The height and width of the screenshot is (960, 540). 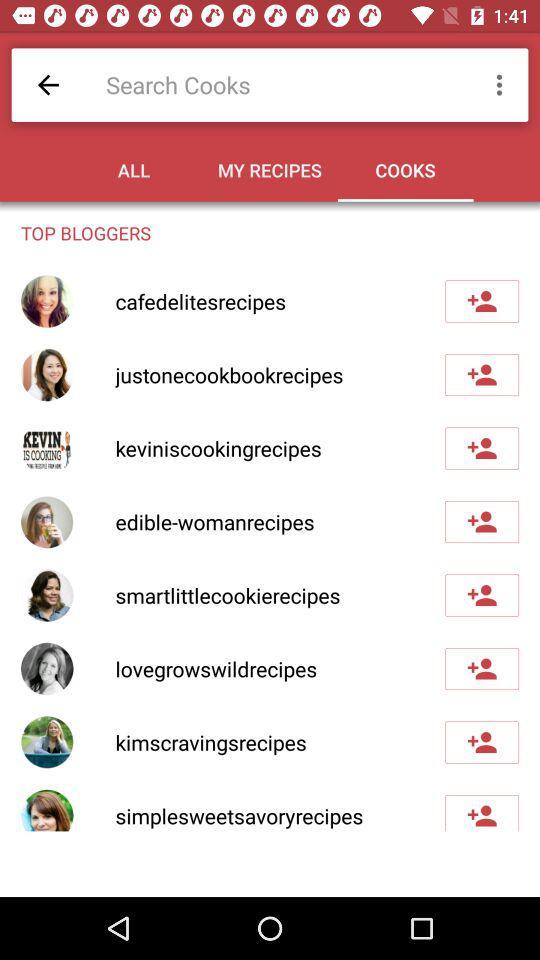 What do you see at coordinates (48, 85) in the screenshot?
I see `icon above top bloggers item` at bounding box center [48, 85].